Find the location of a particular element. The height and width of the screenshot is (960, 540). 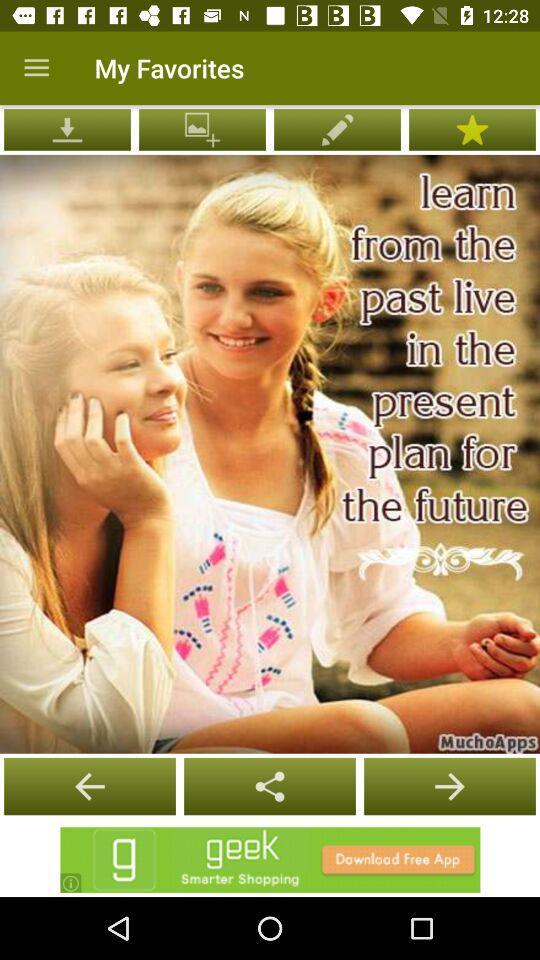

download geek app is located at coordinates (270, 859).